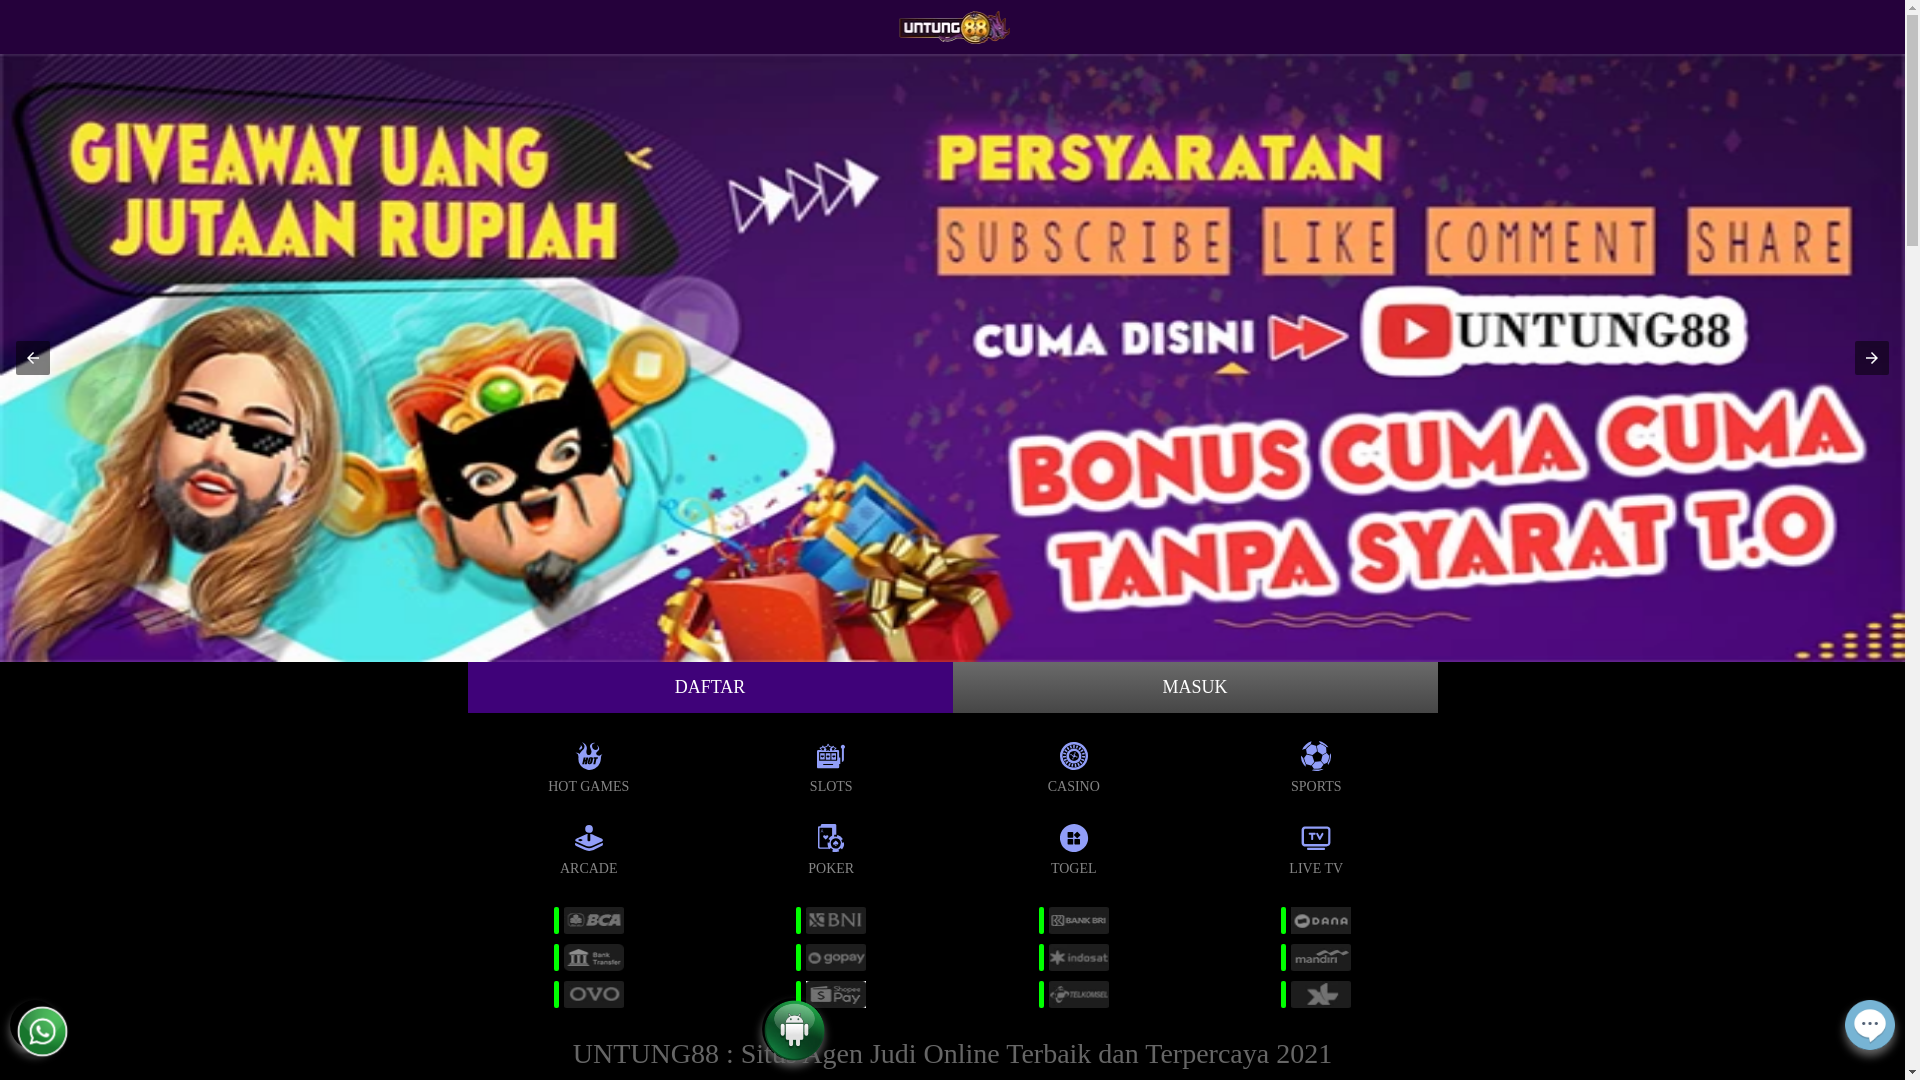 The width and height of the screenshot is (1920, 1080). I want to click on 'LIVE TV', so click(1316, 845).